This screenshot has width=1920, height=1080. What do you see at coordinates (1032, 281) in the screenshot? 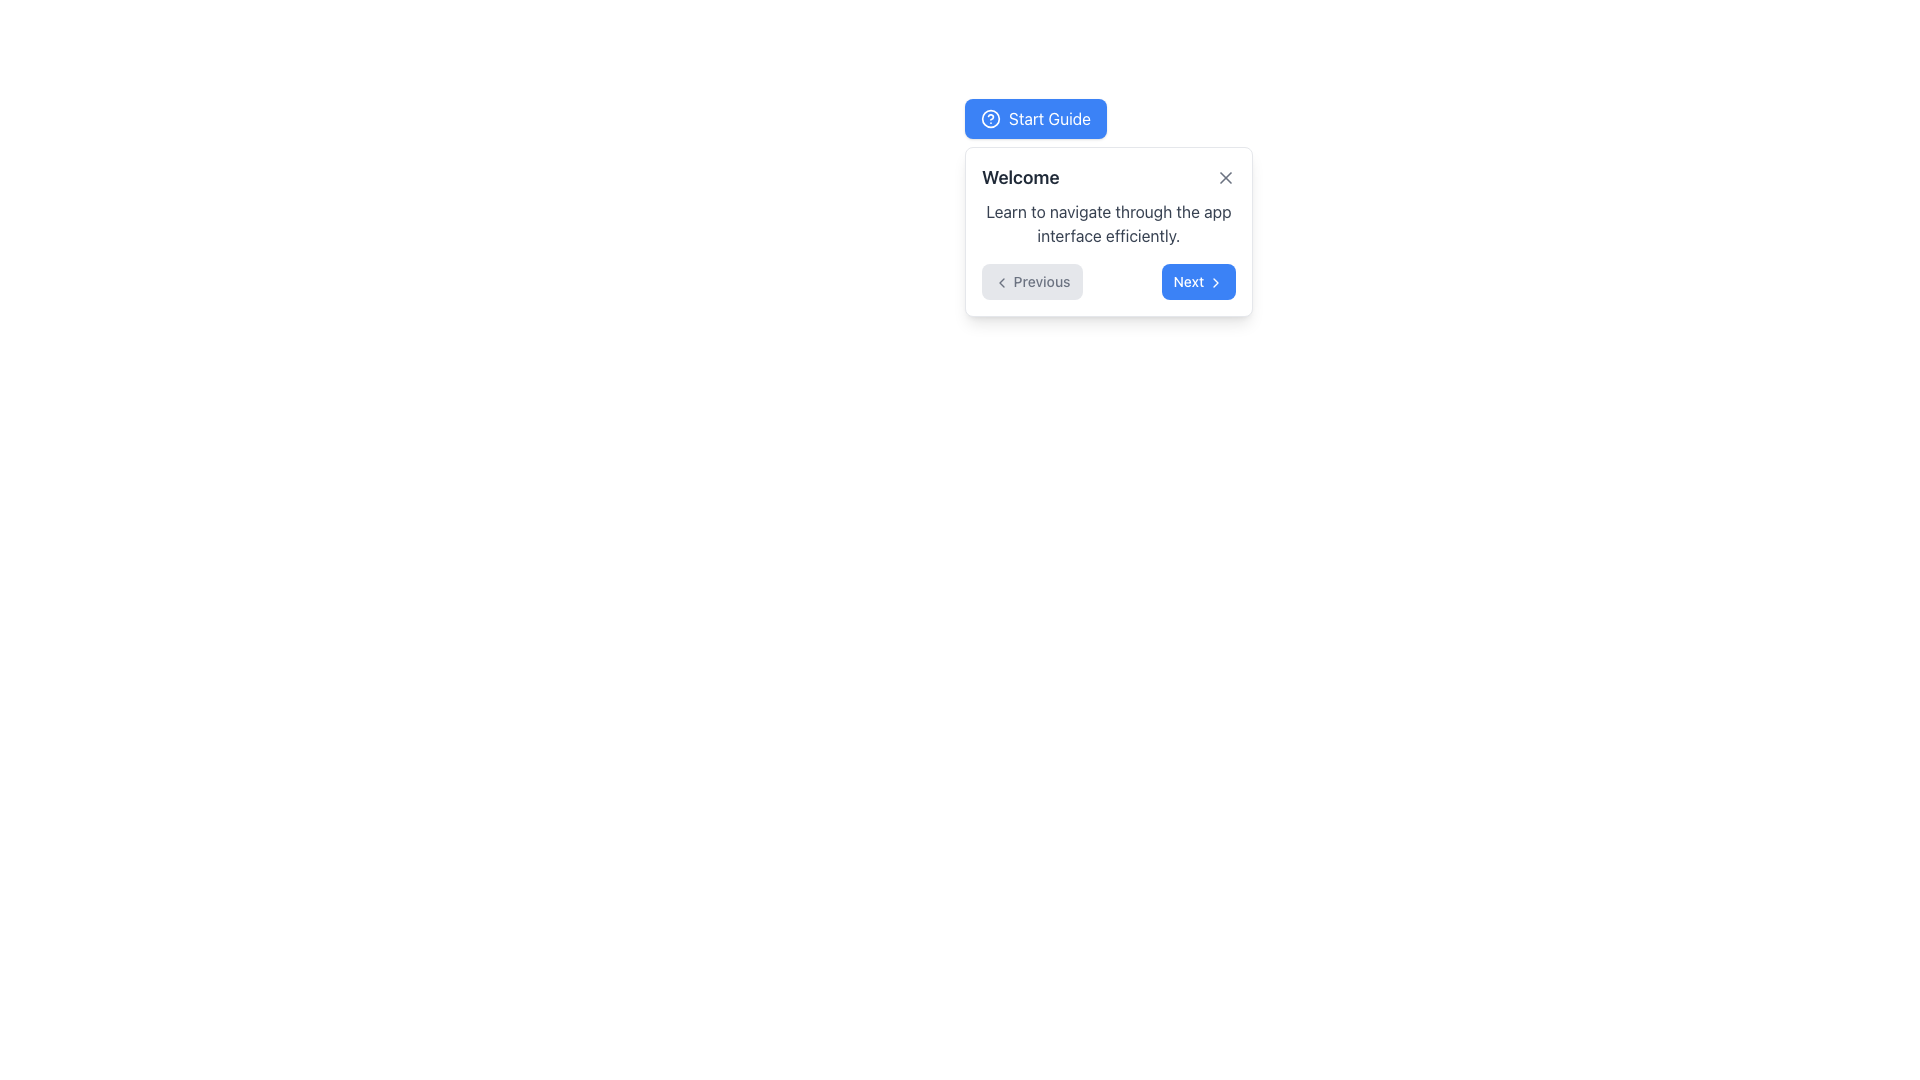
I see `the 'Previous' button, which is a rectangular button with a chevron-left icon and gray text, located at the bottom of a white card interface` at bounding box center [1032, 281].